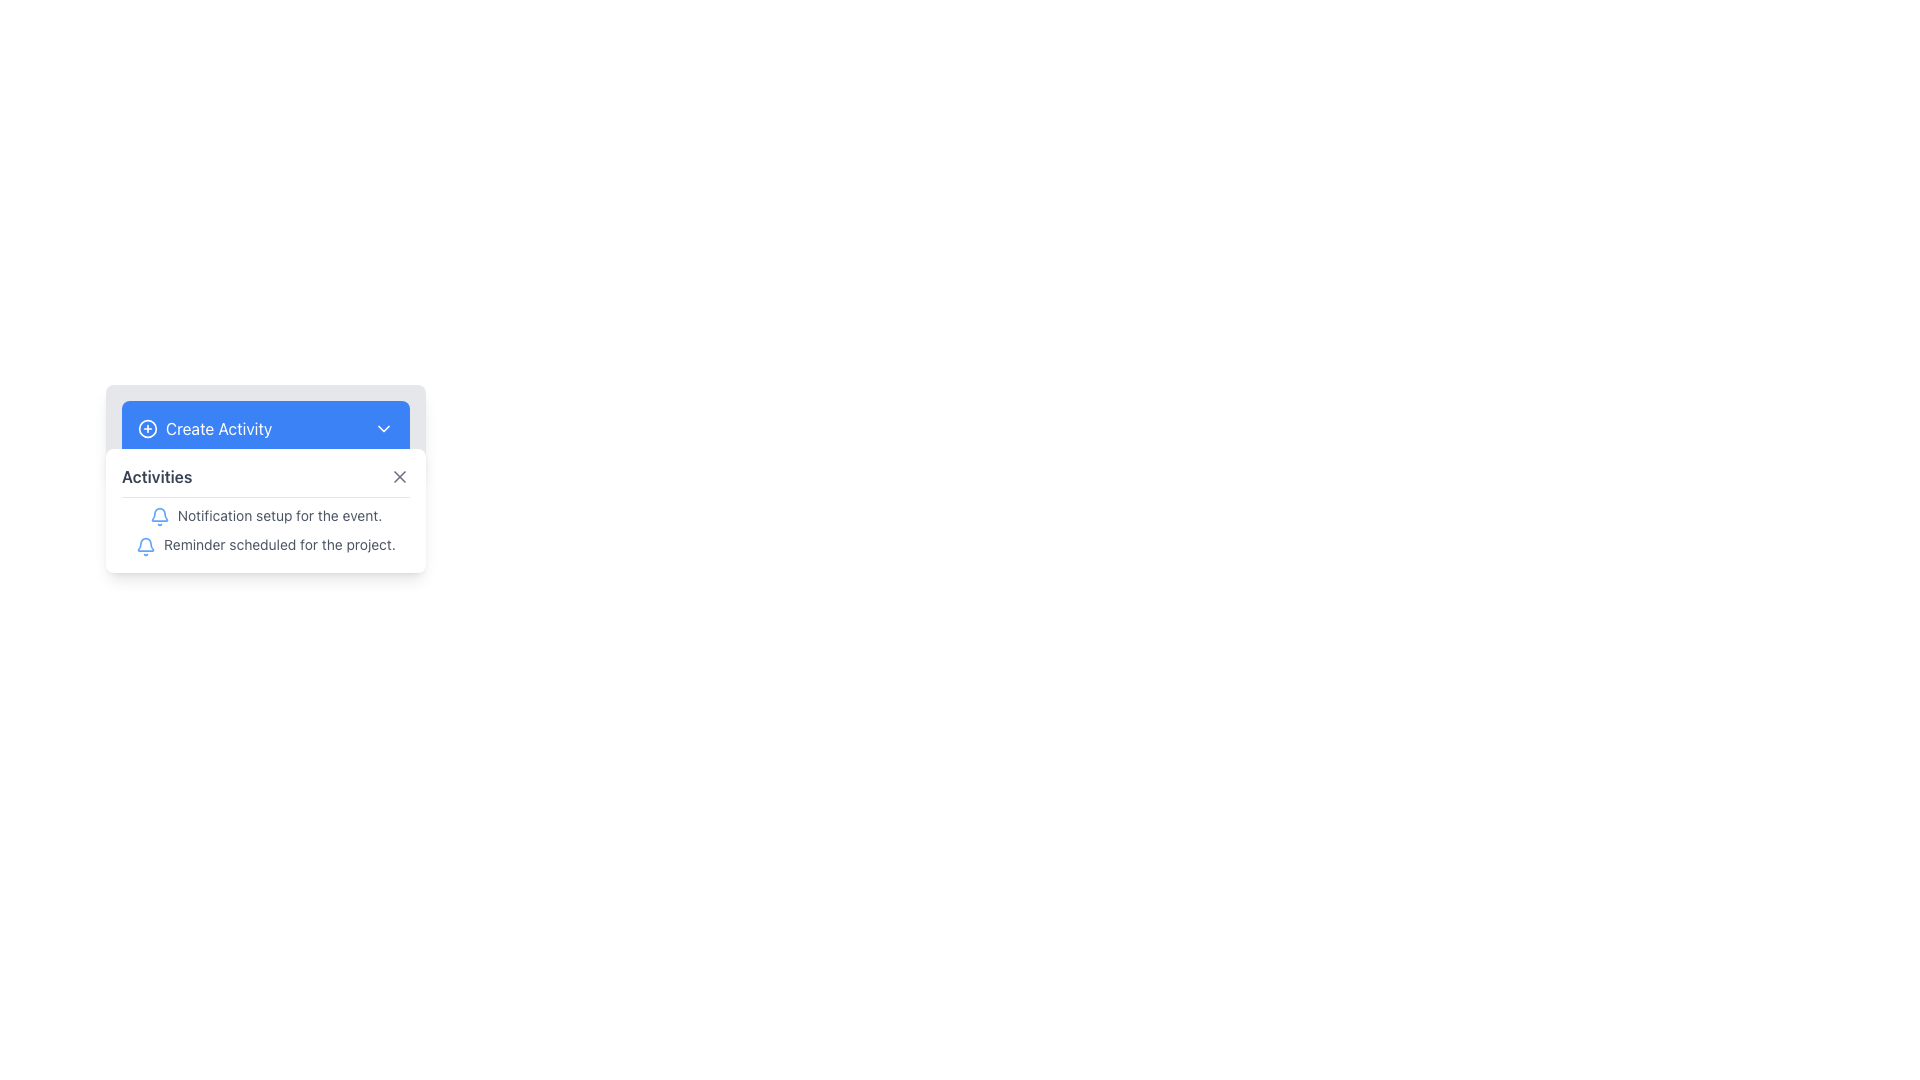  Describe the element at coordinates (384, 427) in the screenshot. I see `the right-rotated triangular chevron icon located within the blue 'Create Activity' button` at that location.